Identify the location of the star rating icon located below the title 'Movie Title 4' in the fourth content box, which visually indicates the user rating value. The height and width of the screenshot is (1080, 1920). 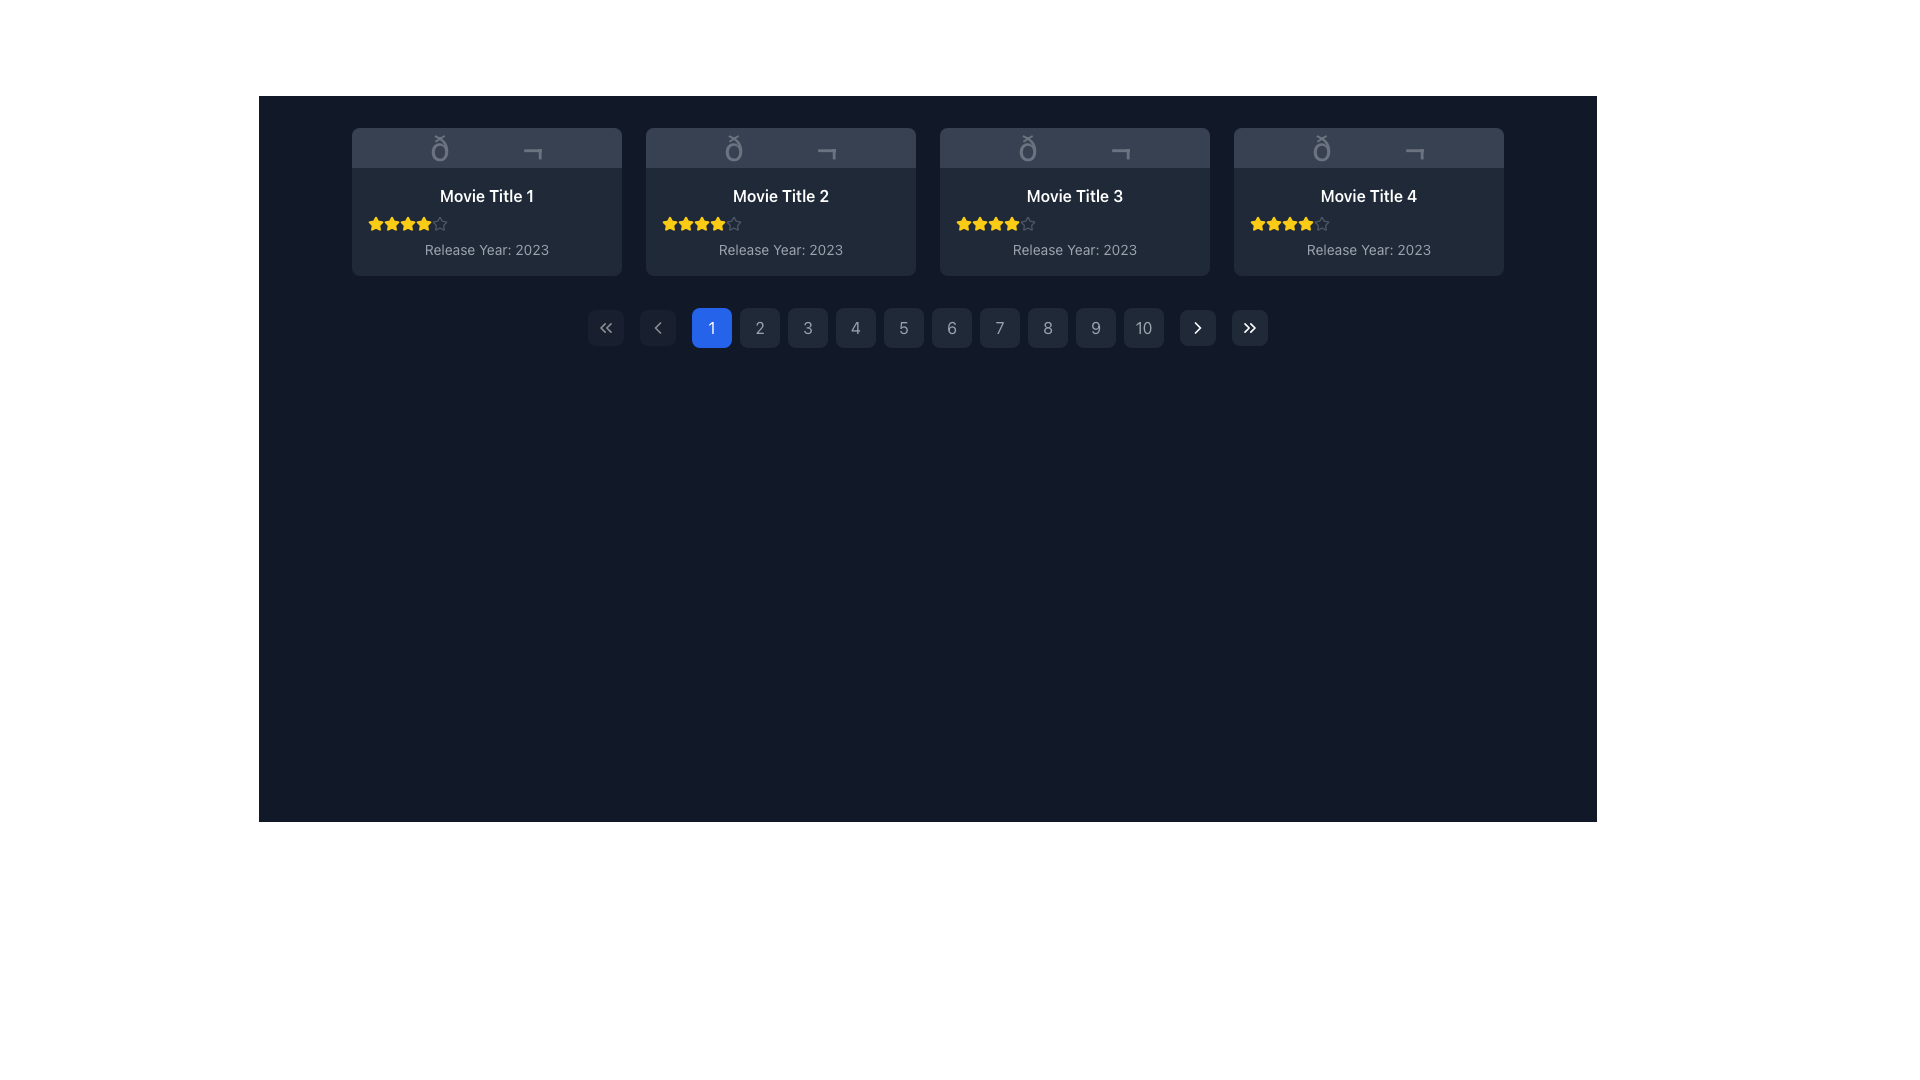
(1305, 223).